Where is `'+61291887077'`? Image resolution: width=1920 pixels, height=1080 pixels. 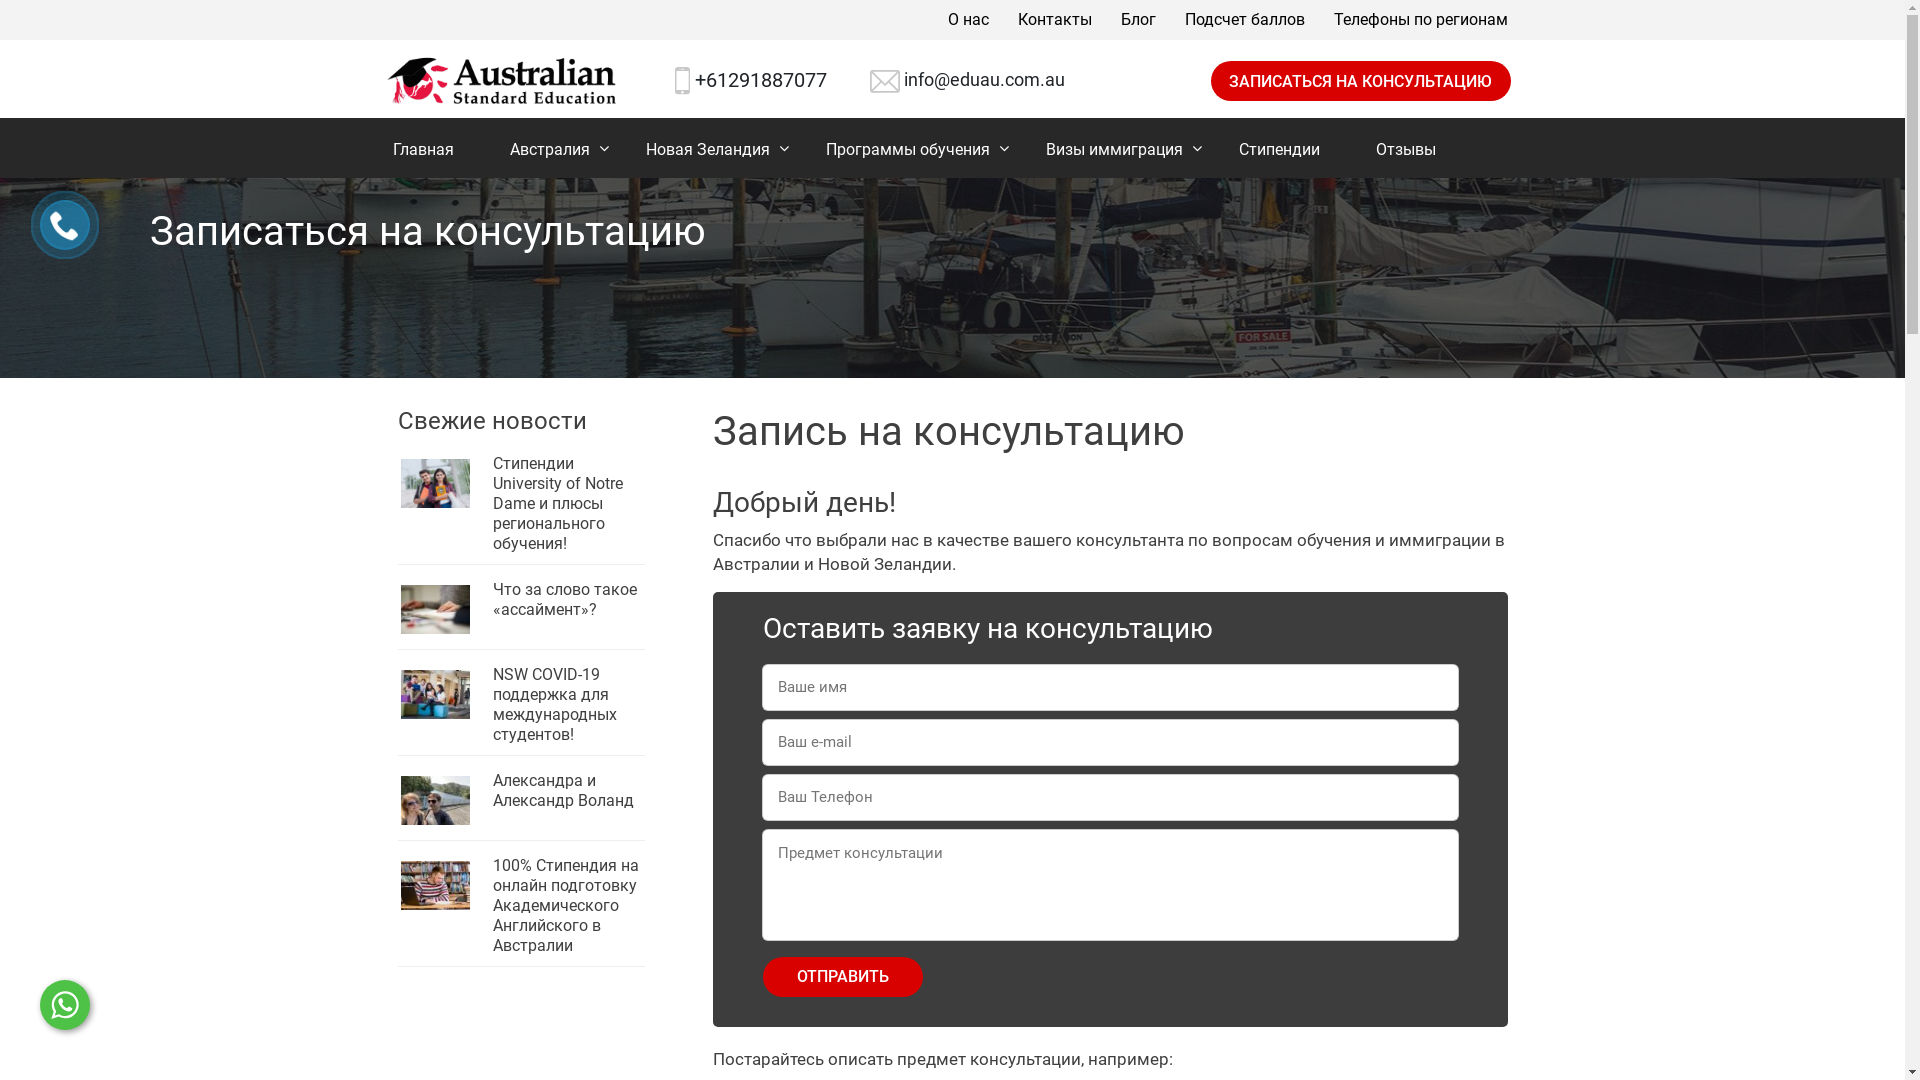
'+61291887077' is located at coordinates (760, 79).